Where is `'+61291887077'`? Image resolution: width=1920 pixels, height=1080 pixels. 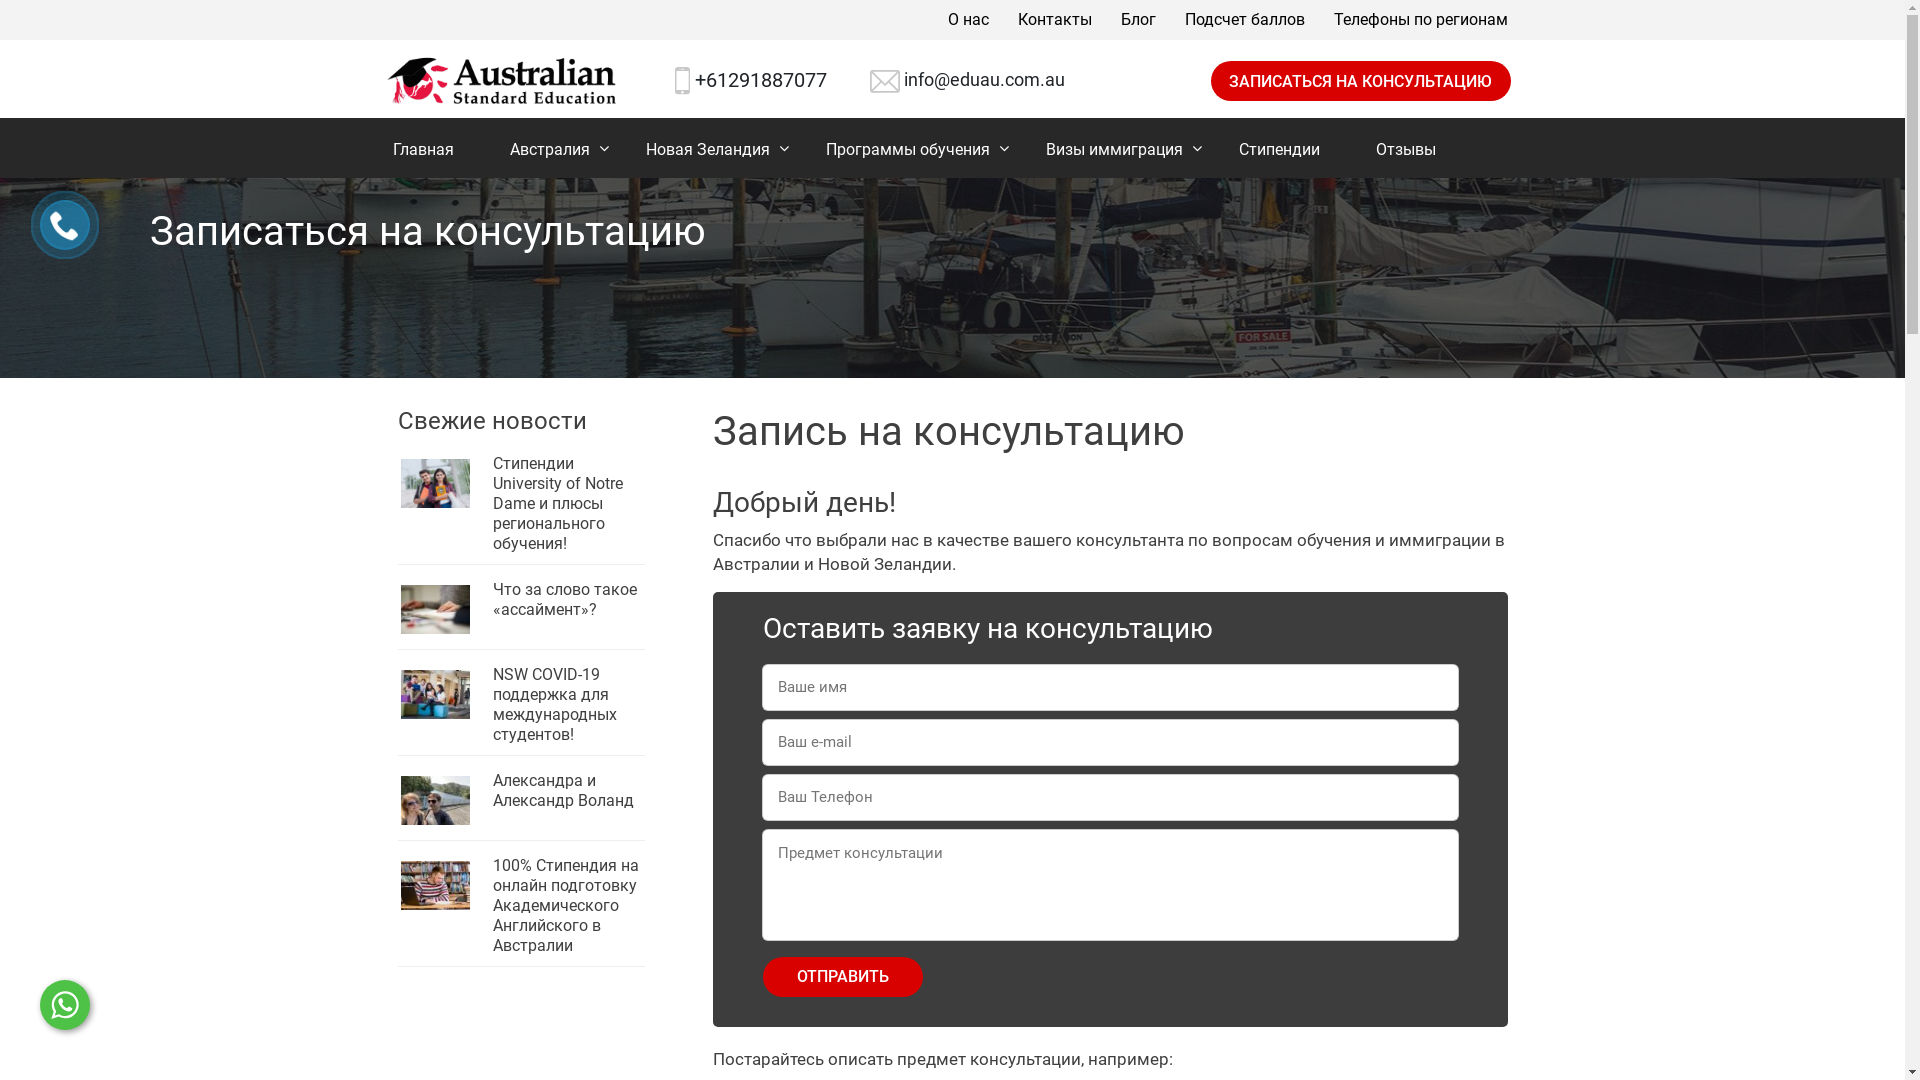
'+61291887077' is located at coordinates (760, 79).